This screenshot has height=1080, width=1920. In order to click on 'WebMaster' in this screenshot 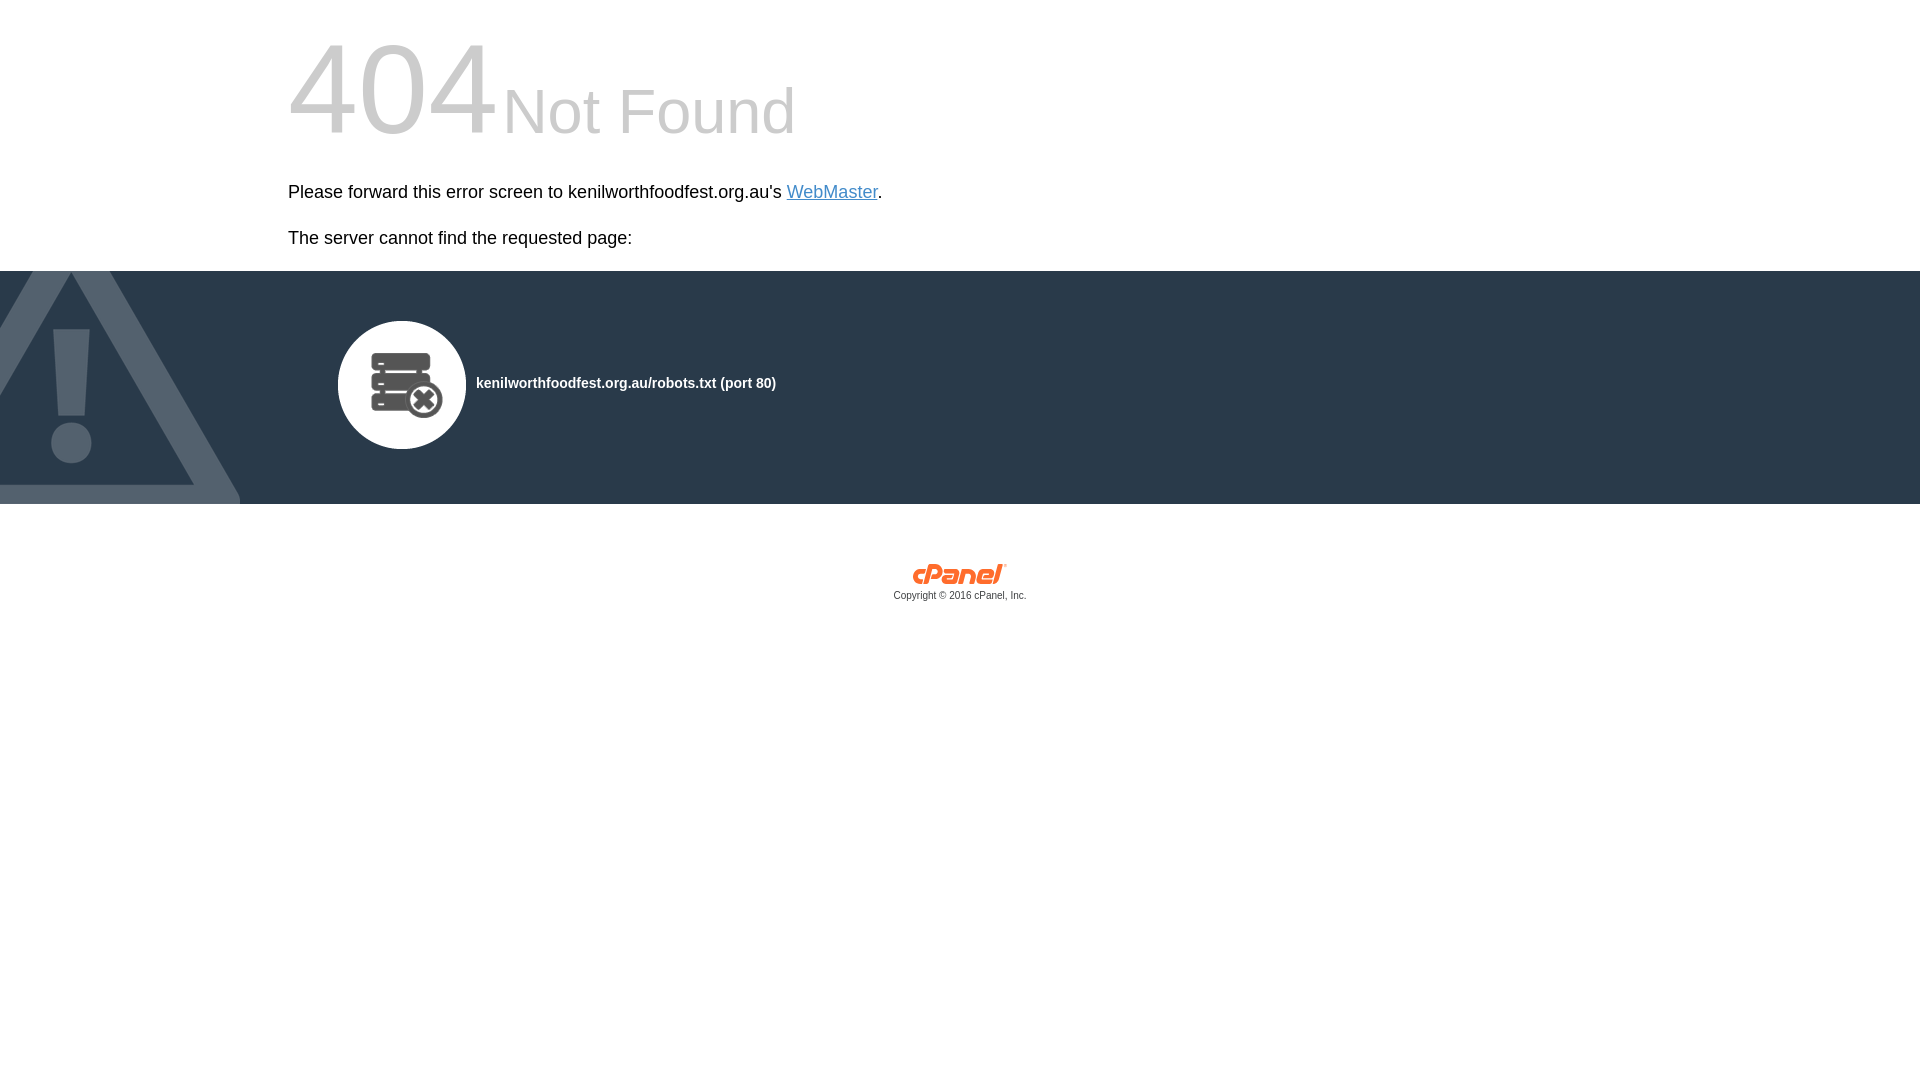, I will do `click(832, 192)`.